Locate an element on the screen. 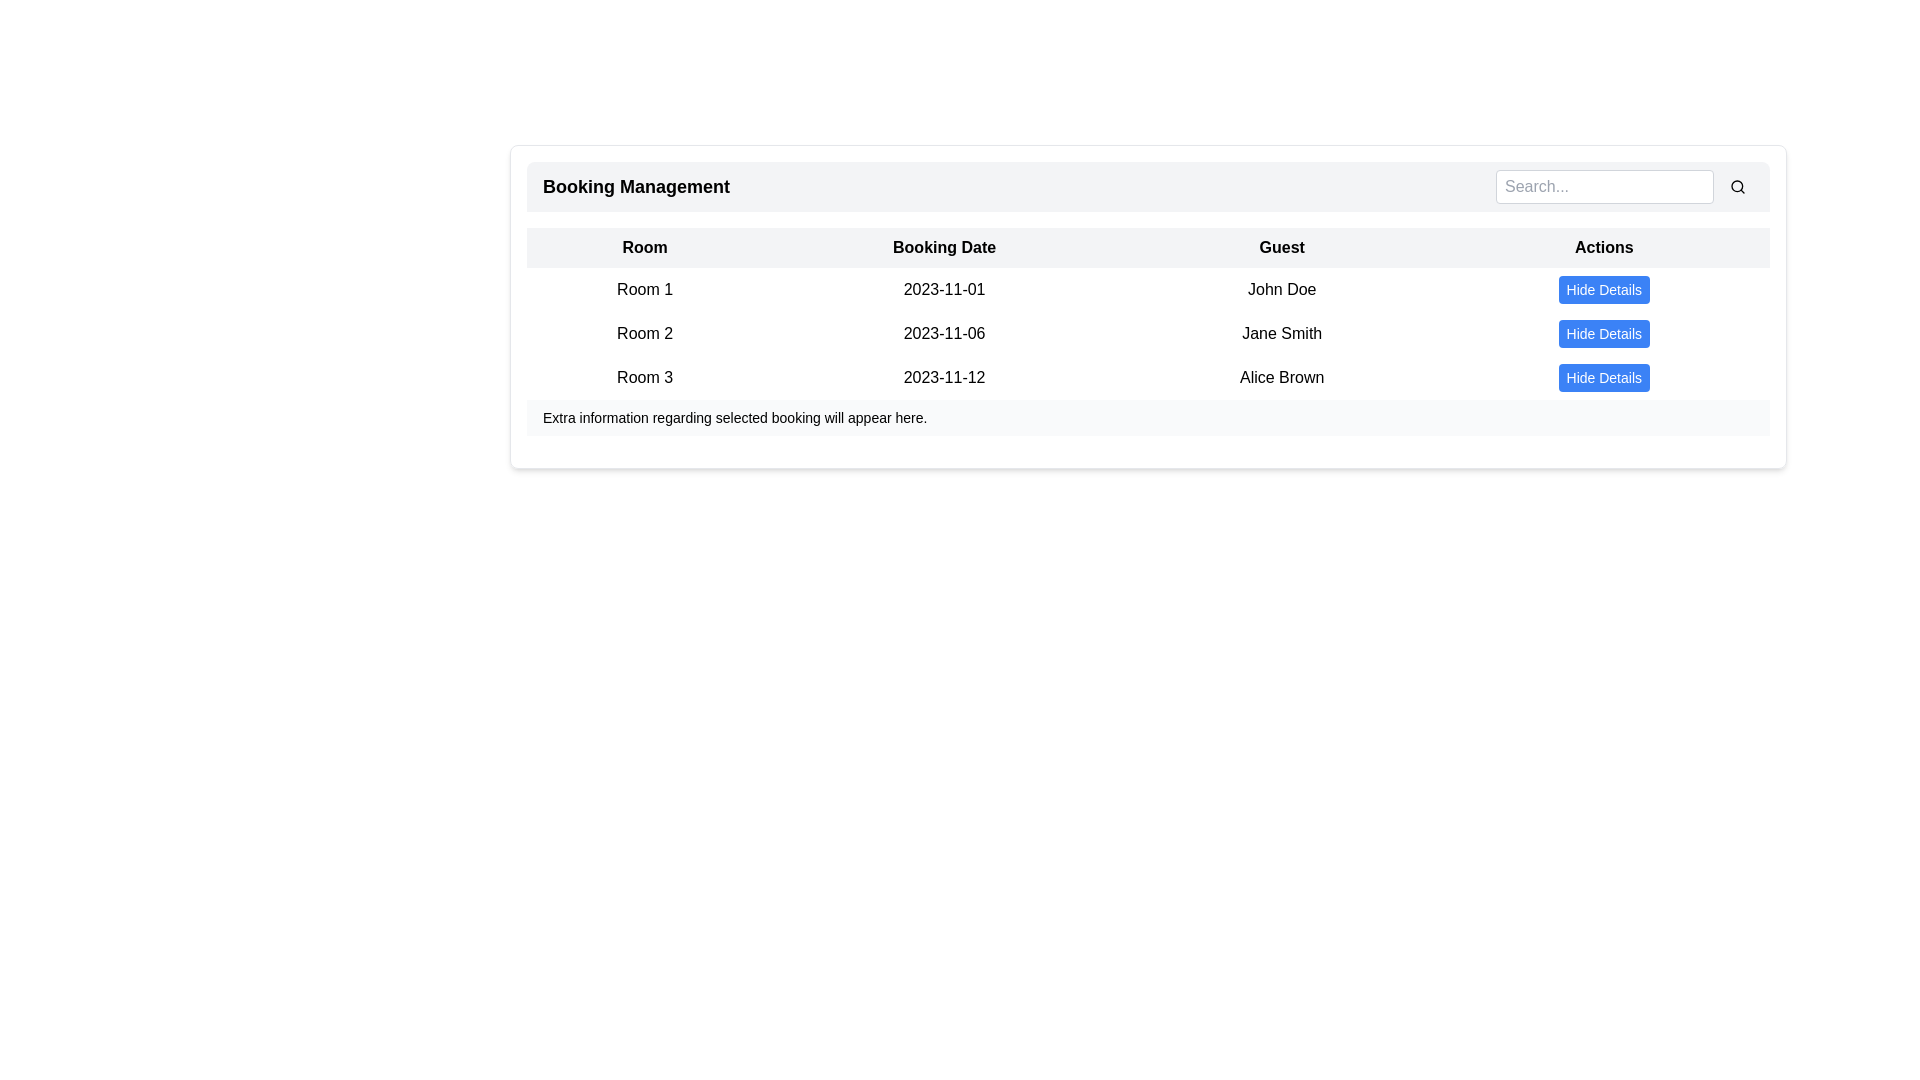 Image resolution: width=1920 pixels, height=1080 pixels. the toggle button in the 'Actions' column for 'Room 3' to observe the style change is located at coordinates (1604, 378).